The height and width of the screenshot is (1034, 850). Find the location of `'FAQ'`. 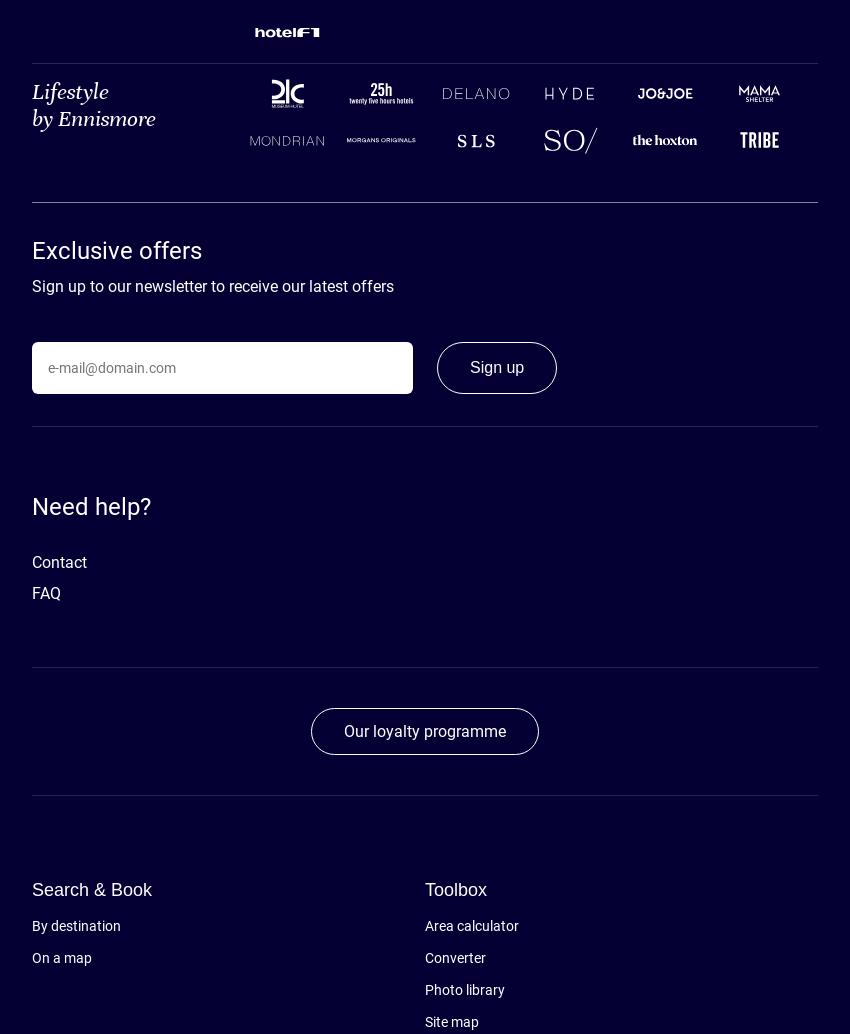

'FAQ' is located at coordinates (46, 593).